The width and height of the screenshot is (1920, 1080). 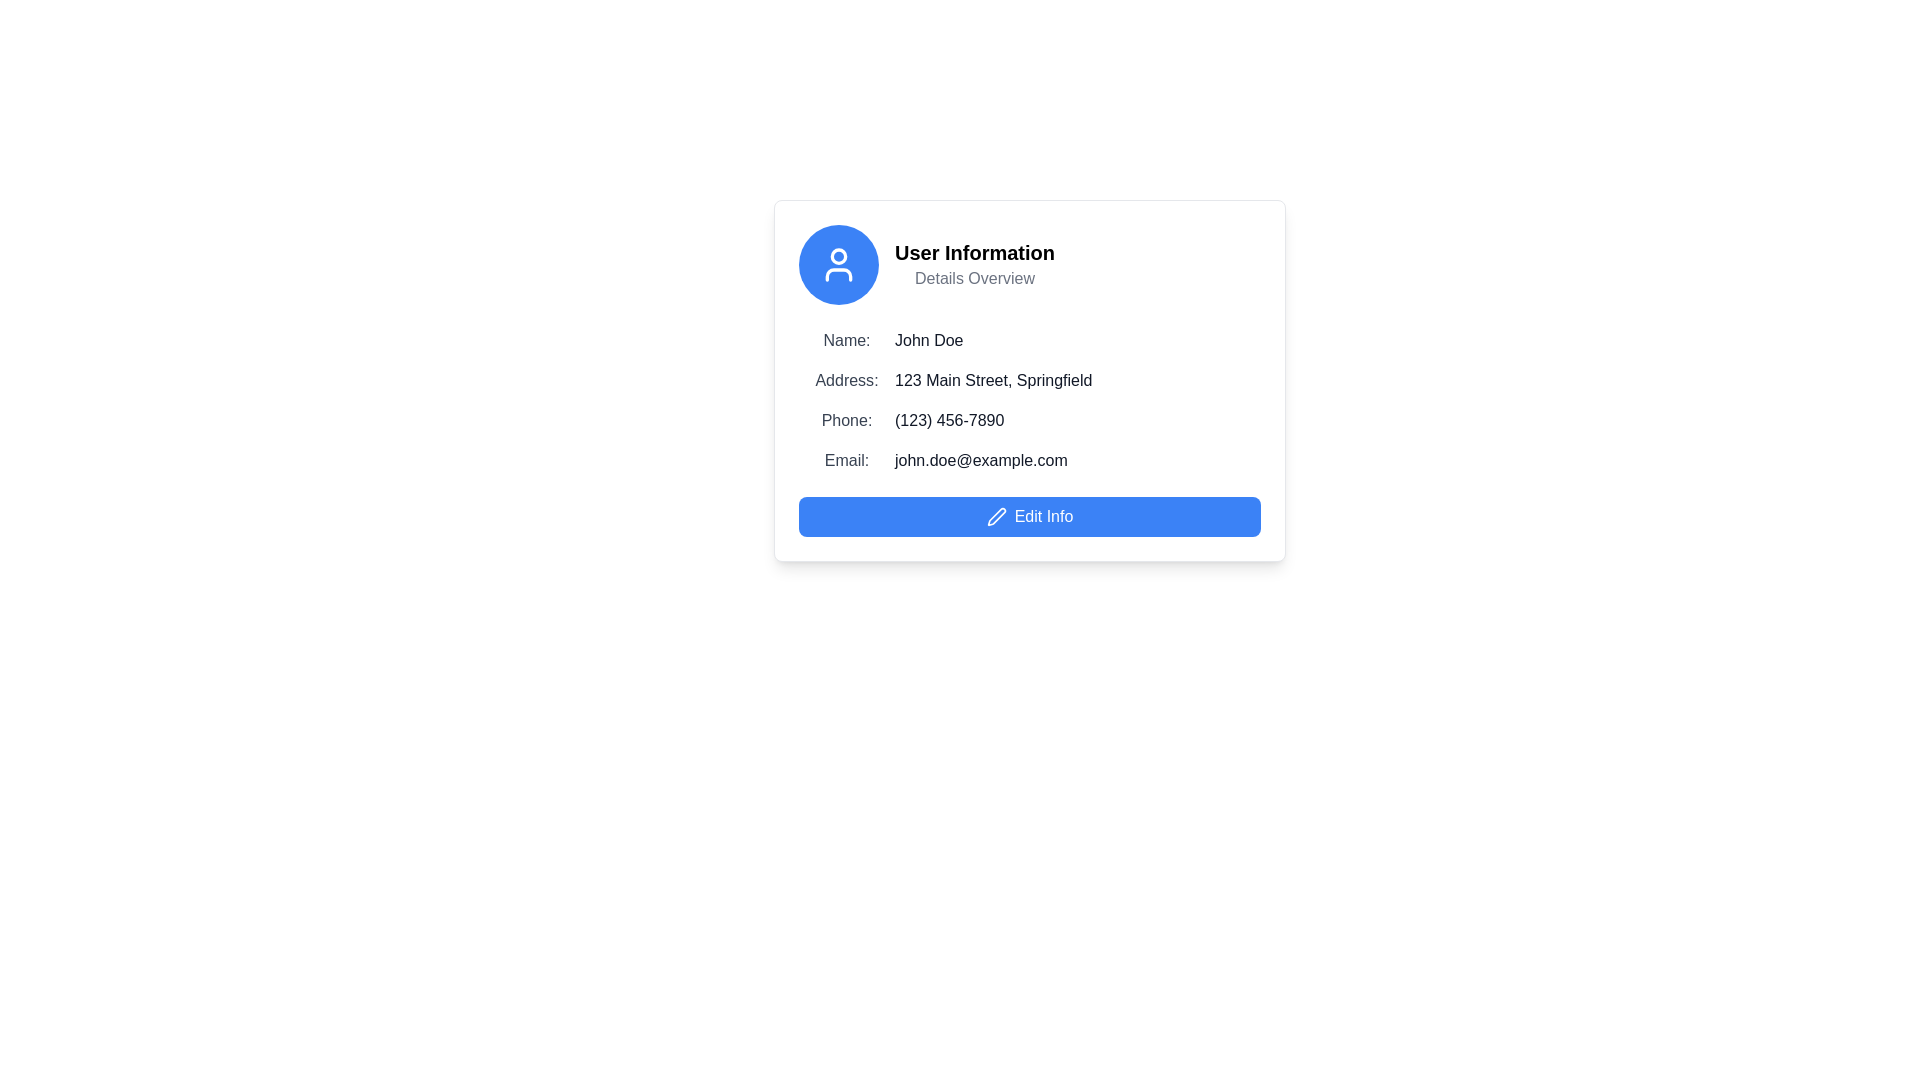 What do you see at coordinates (846, 461) in the screenshot?
I see `the 'Email:' text label, which is styled with a medium-weight font and gray color, positioned in the user profile card interface` at bounding box center [846, 461].